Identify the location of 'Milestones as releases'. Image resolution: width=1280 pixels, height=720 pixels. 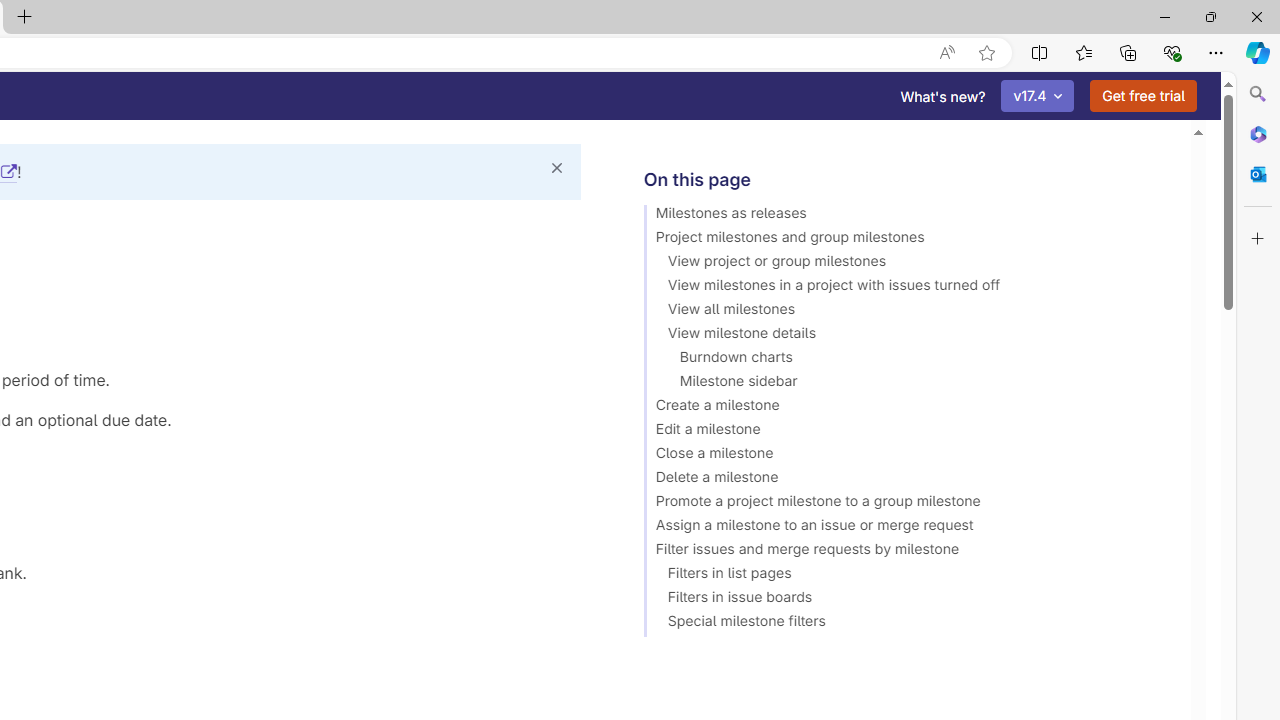
(907, 216).